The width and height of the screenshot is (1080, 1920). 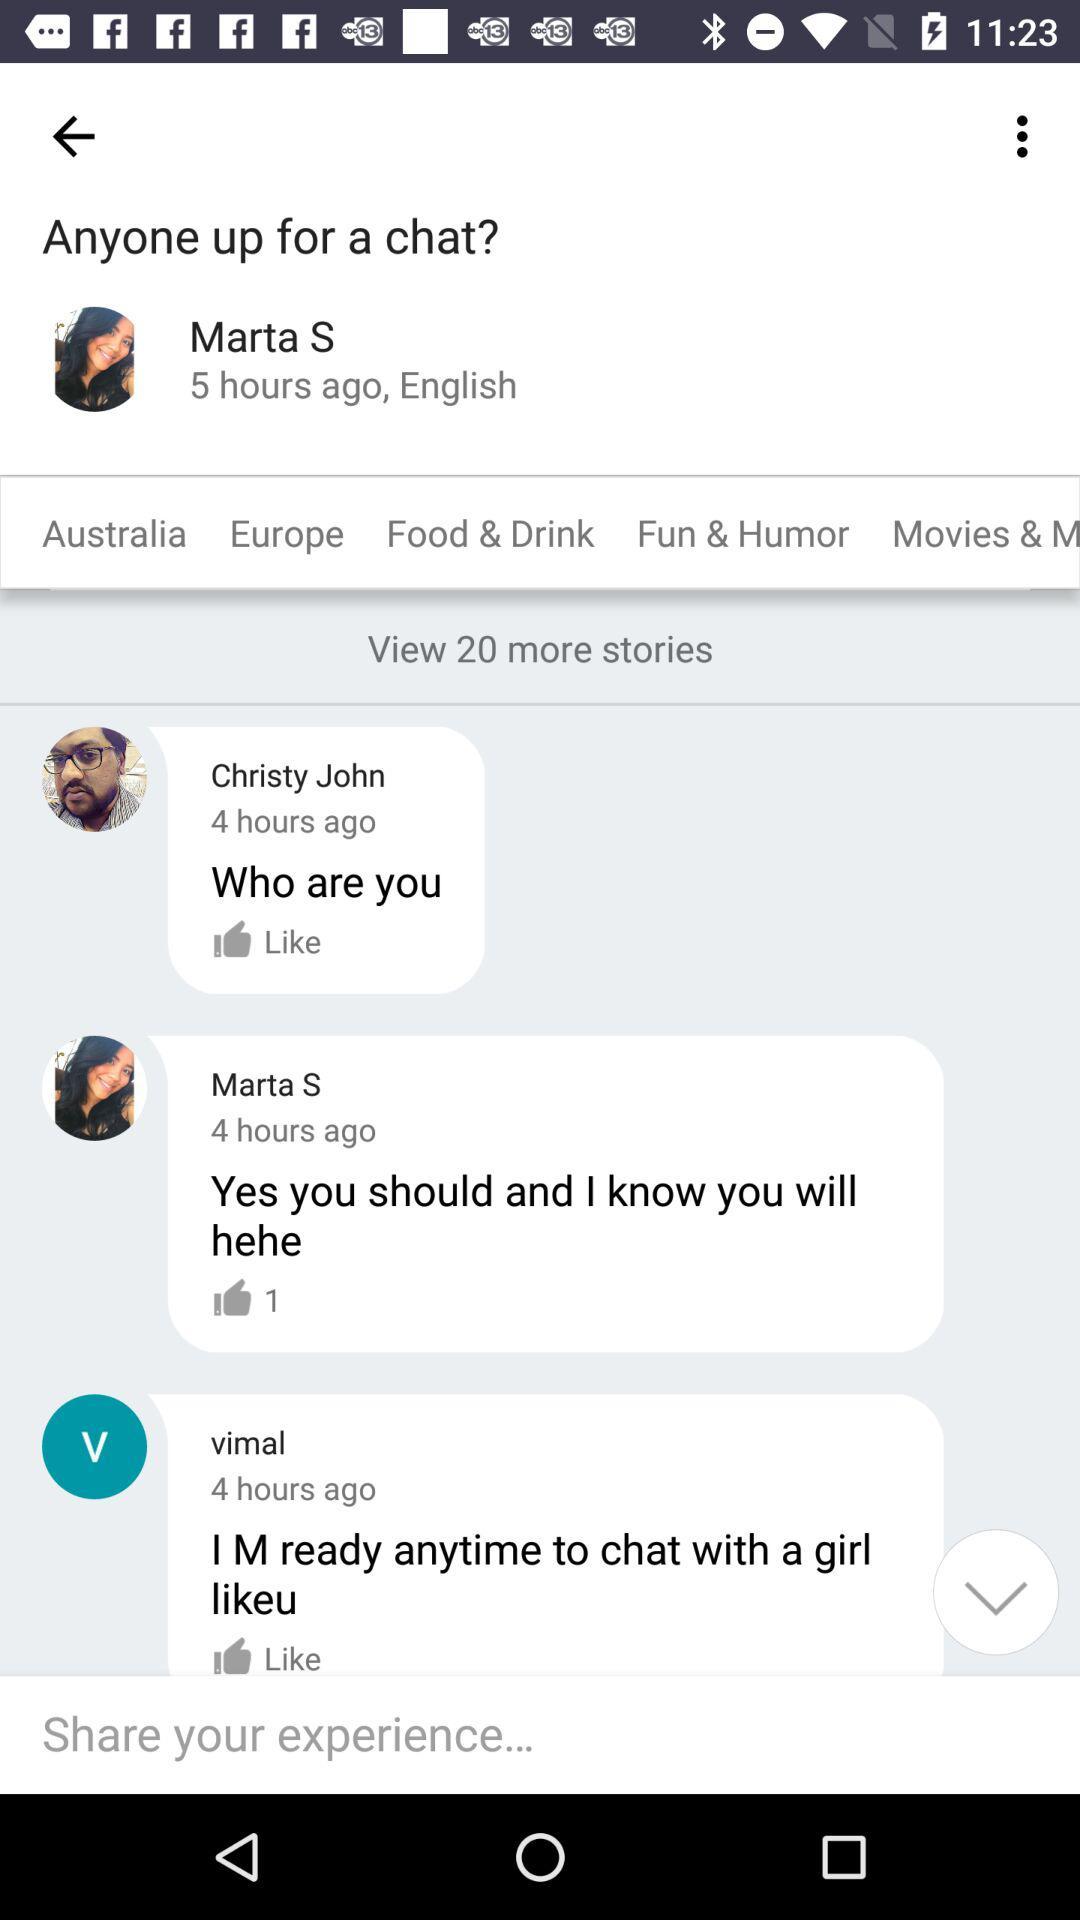 I want to click on the image which is left to vimal, so click(x=94, y=1446).